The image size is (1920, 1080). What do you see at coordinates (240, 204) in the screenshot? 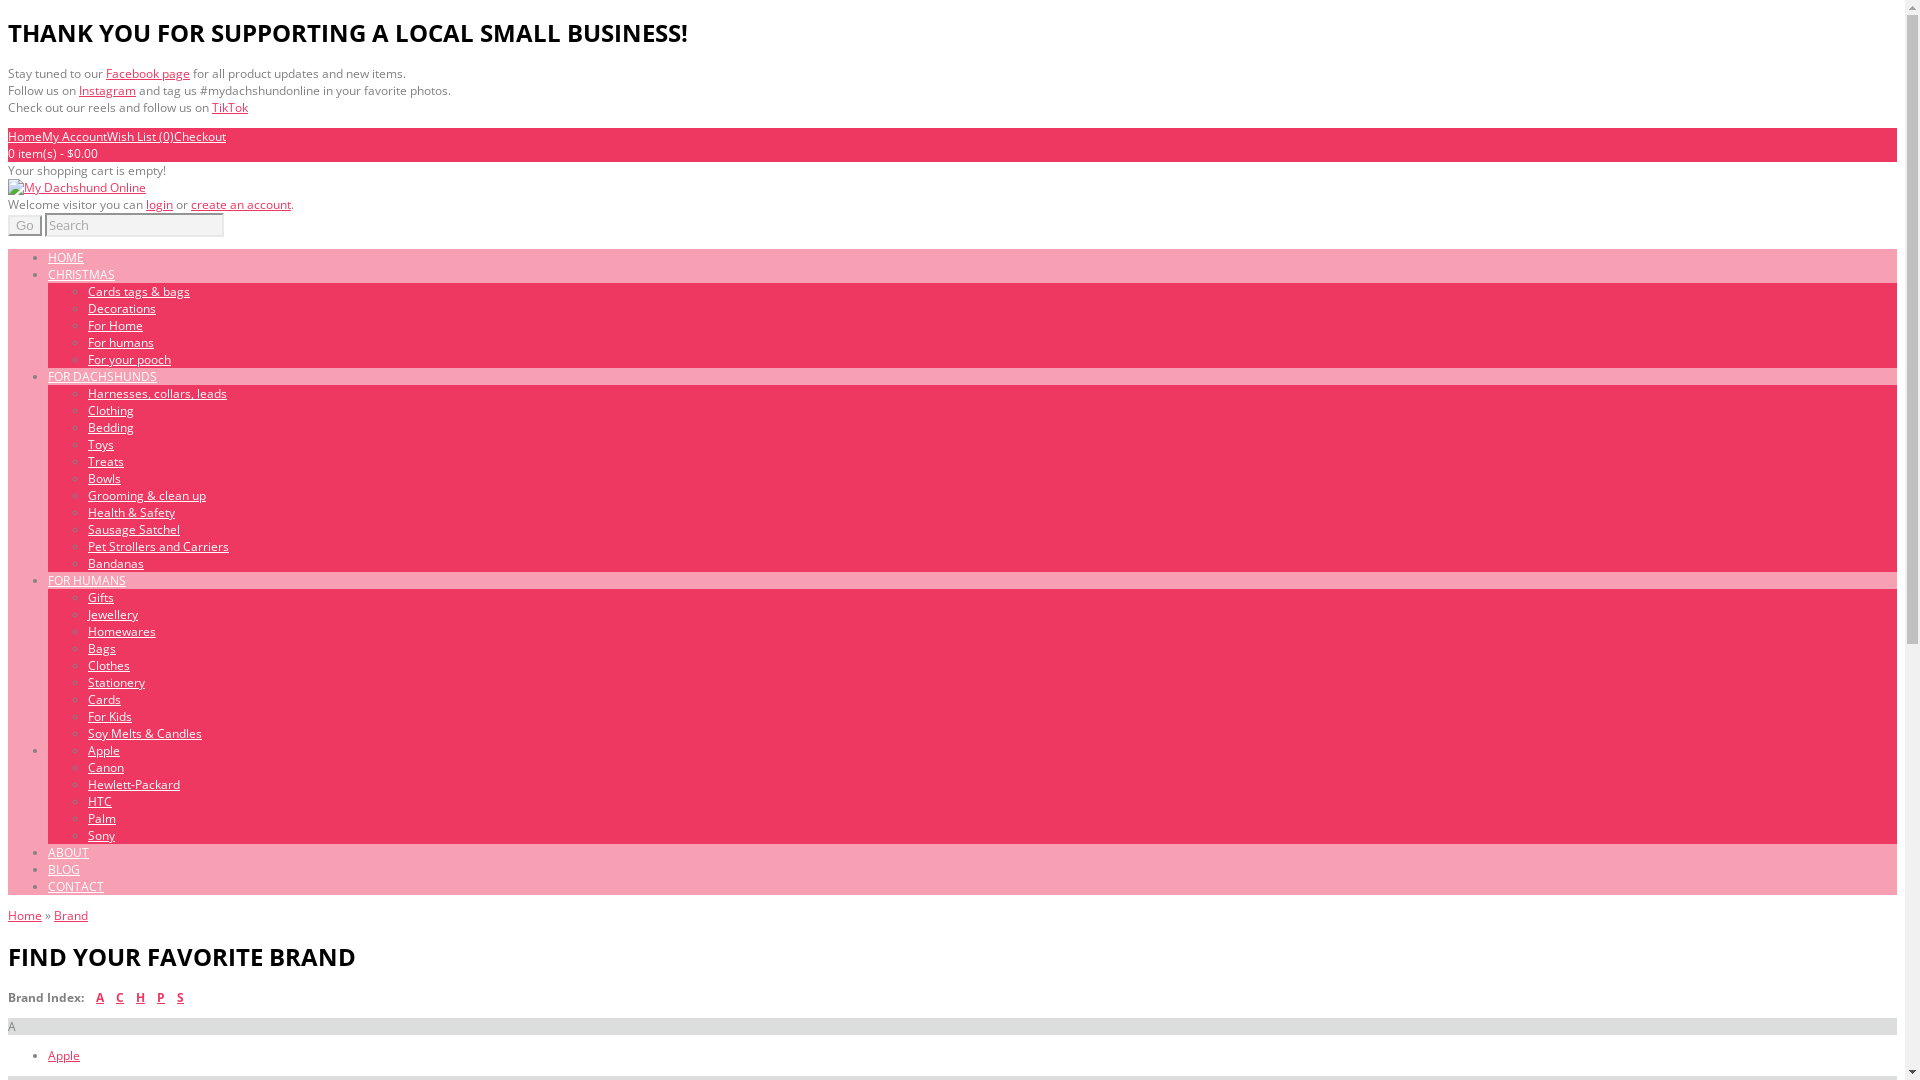
I see `'create an account'` at bounding box center [240, 204].